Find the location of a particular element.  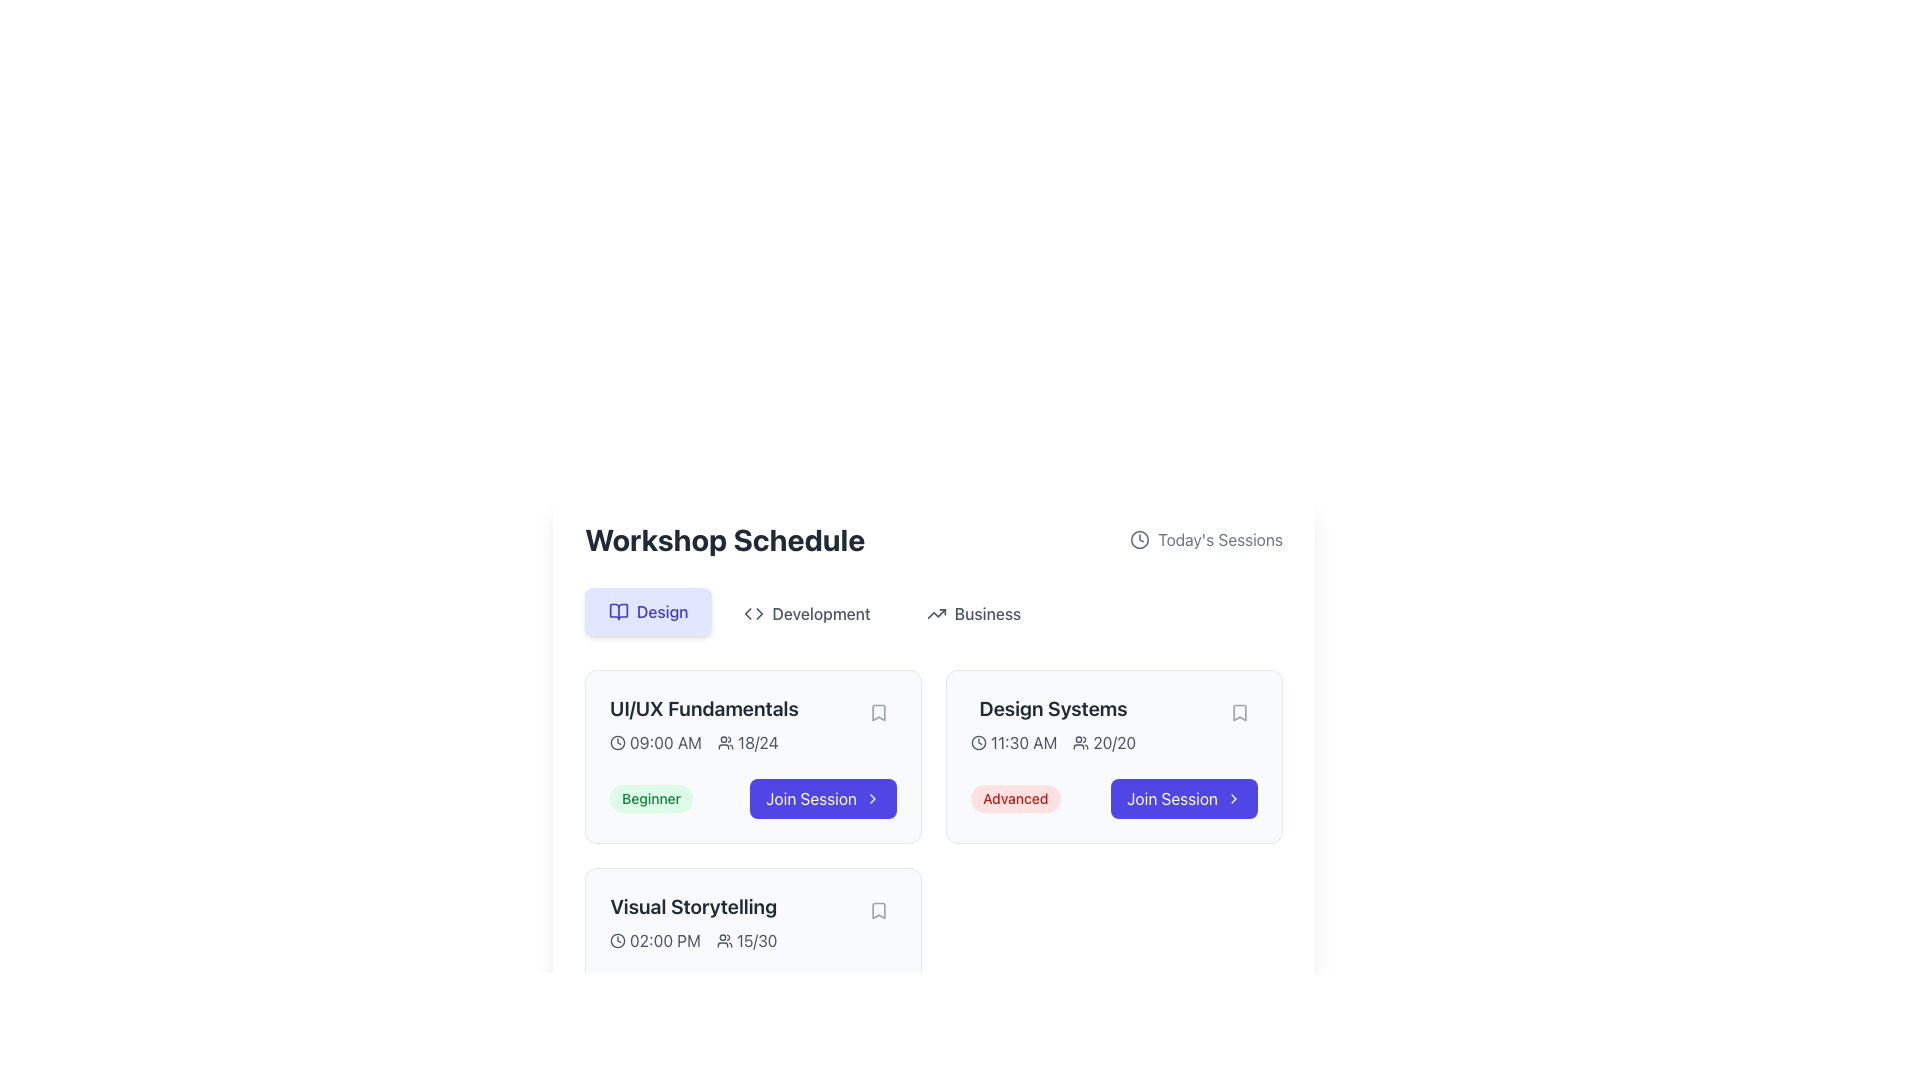

the text label 'Design Systems', which is styled with a large, bold font in dark gray, located at the top section of the workshop session card is located at coordinates (1052, 708).